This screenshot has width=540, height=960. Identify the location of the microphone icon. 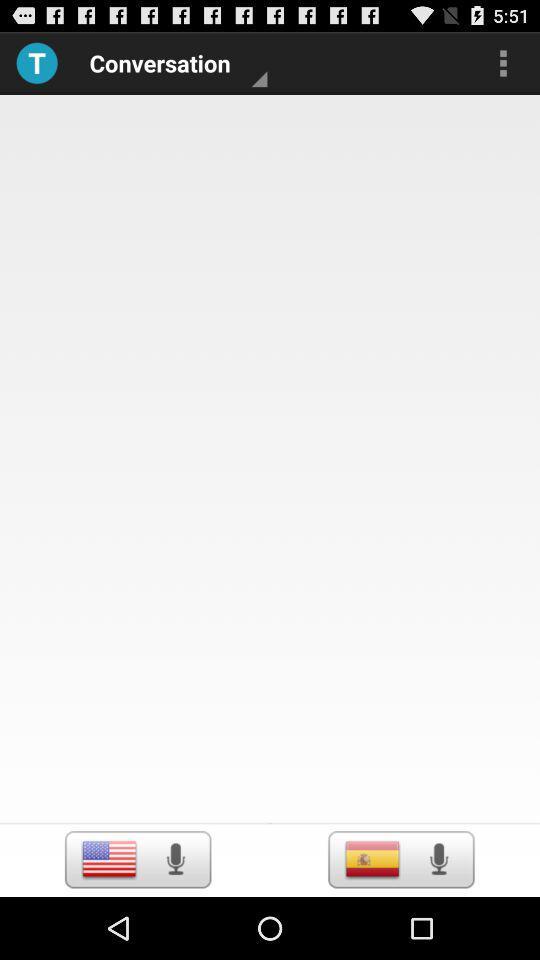
(437, 920).